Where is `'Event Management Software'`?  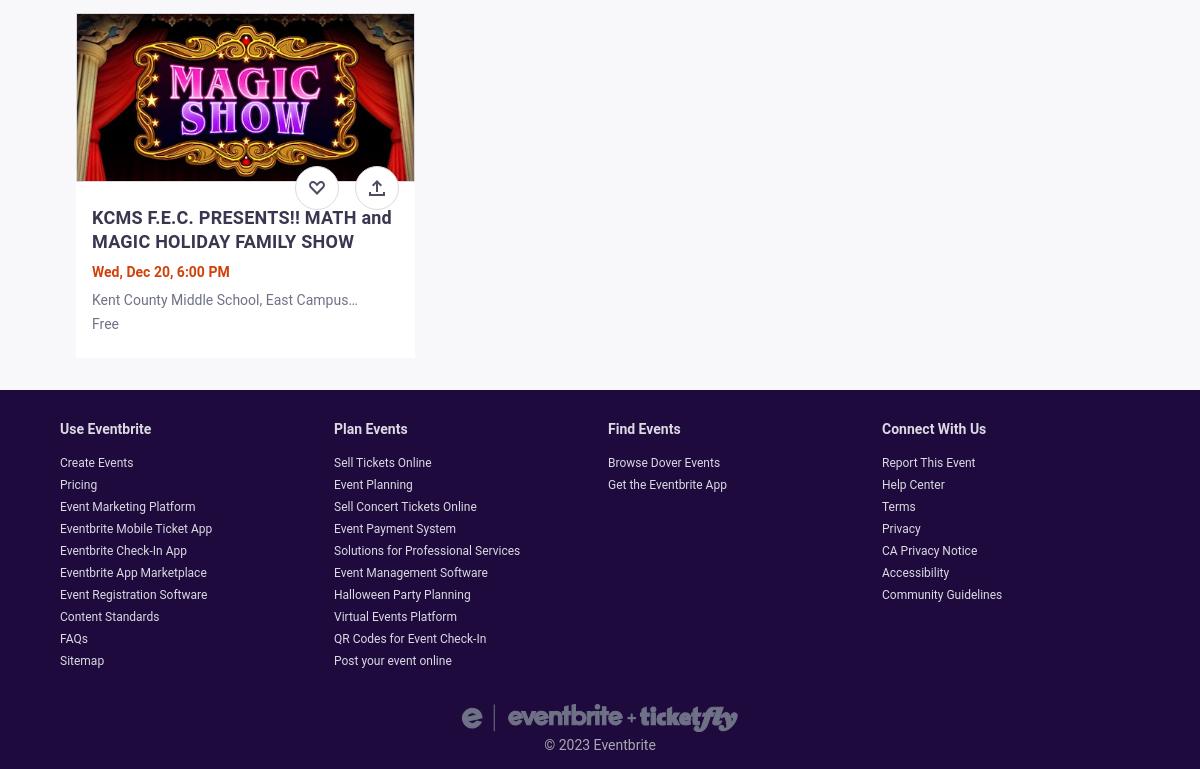 'Event Management Software' is located at coordinates (410, 572).